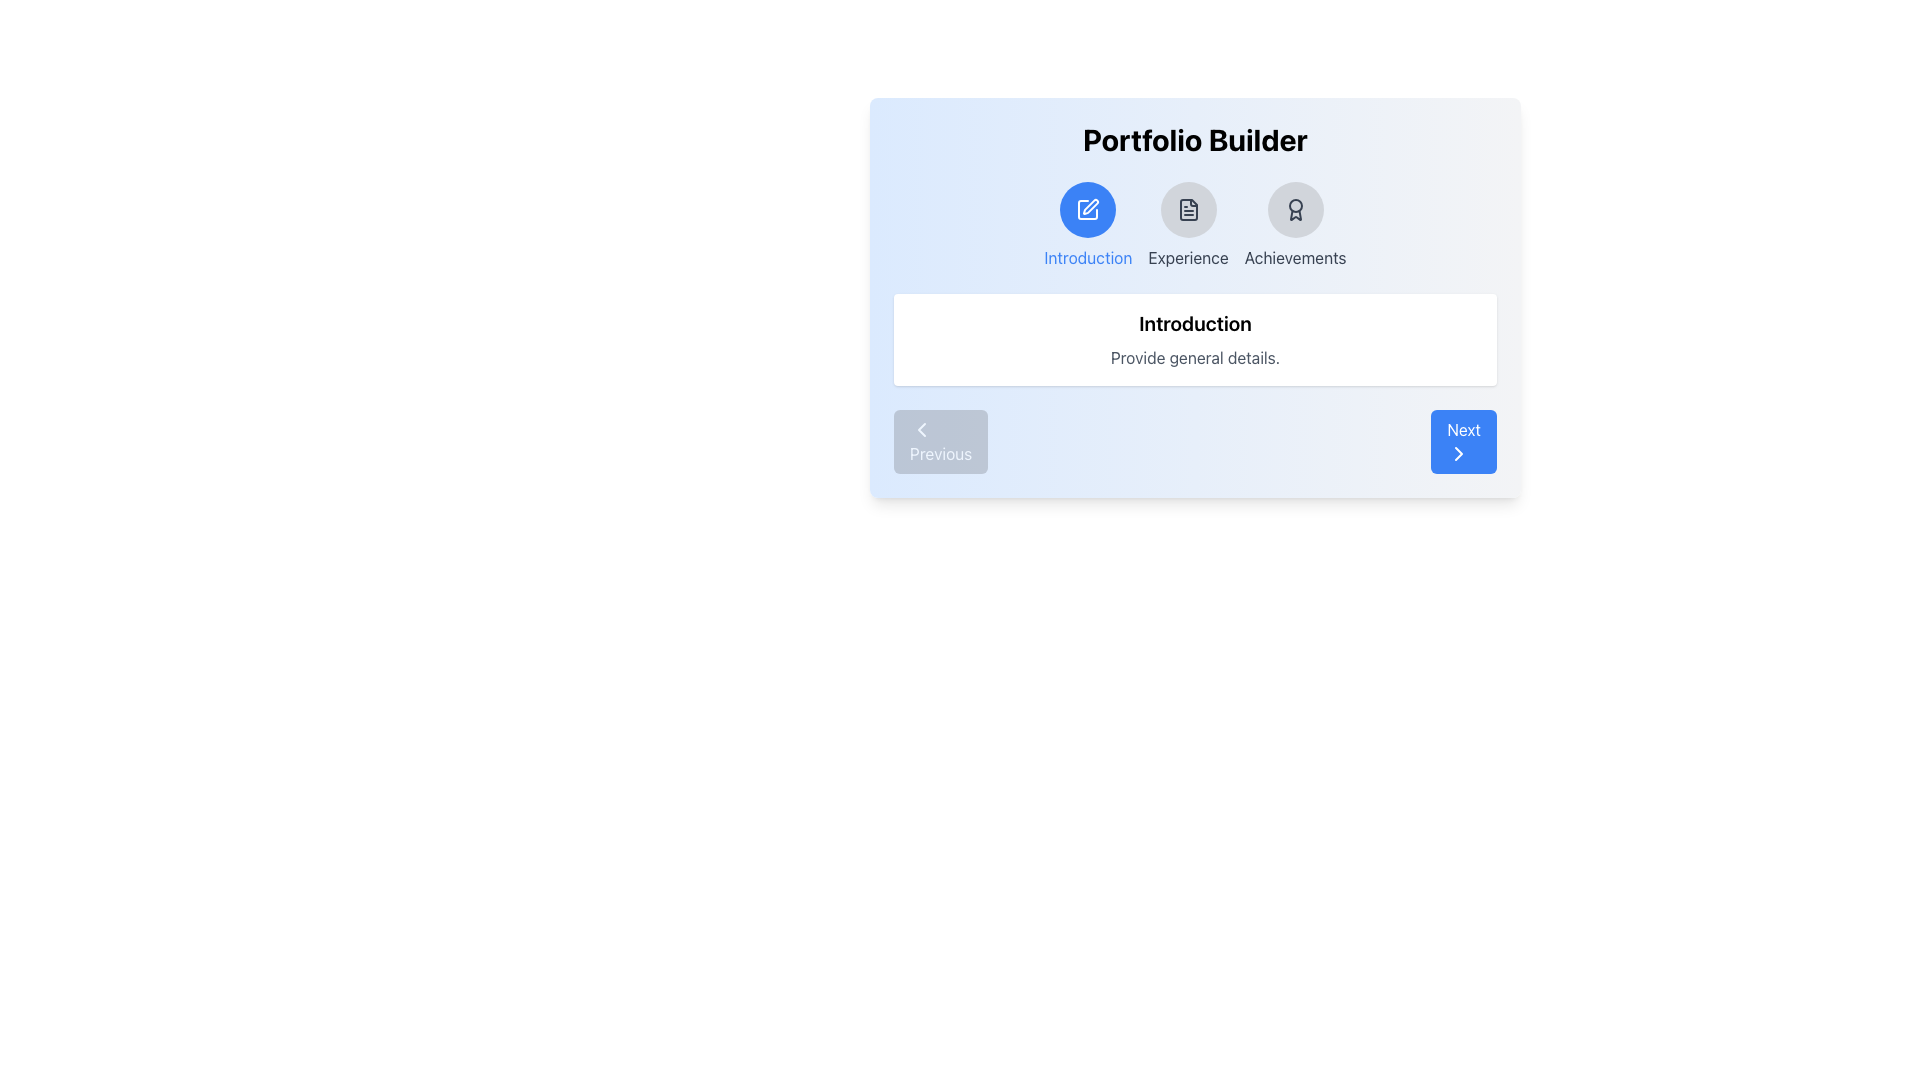  What do you see at coordinates (1188, 209) in the screenshot?
I see `the simplistic document icon with a folded corner at the top right` at bounding box center [1188, 209].